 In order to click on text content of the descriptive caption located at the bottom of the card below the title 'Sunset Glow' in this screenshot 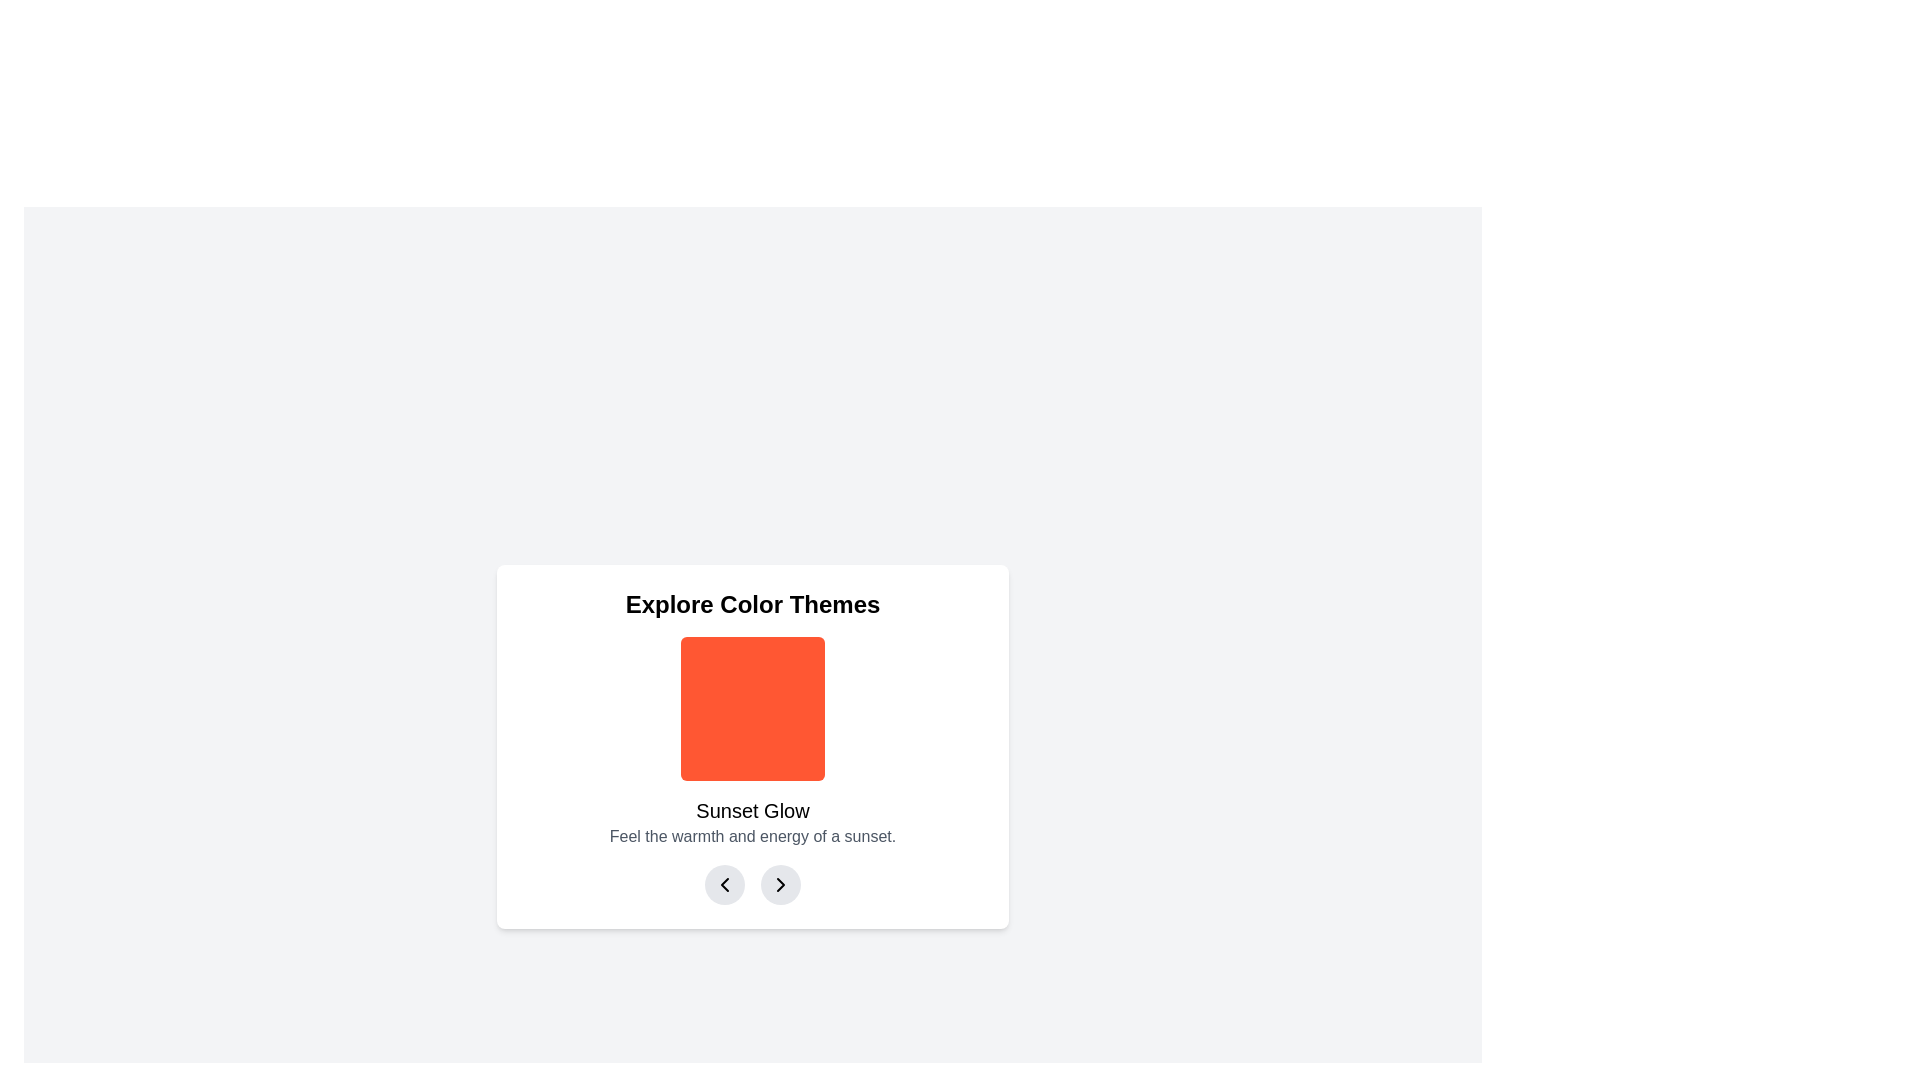, I will do `click(752, 837)`.